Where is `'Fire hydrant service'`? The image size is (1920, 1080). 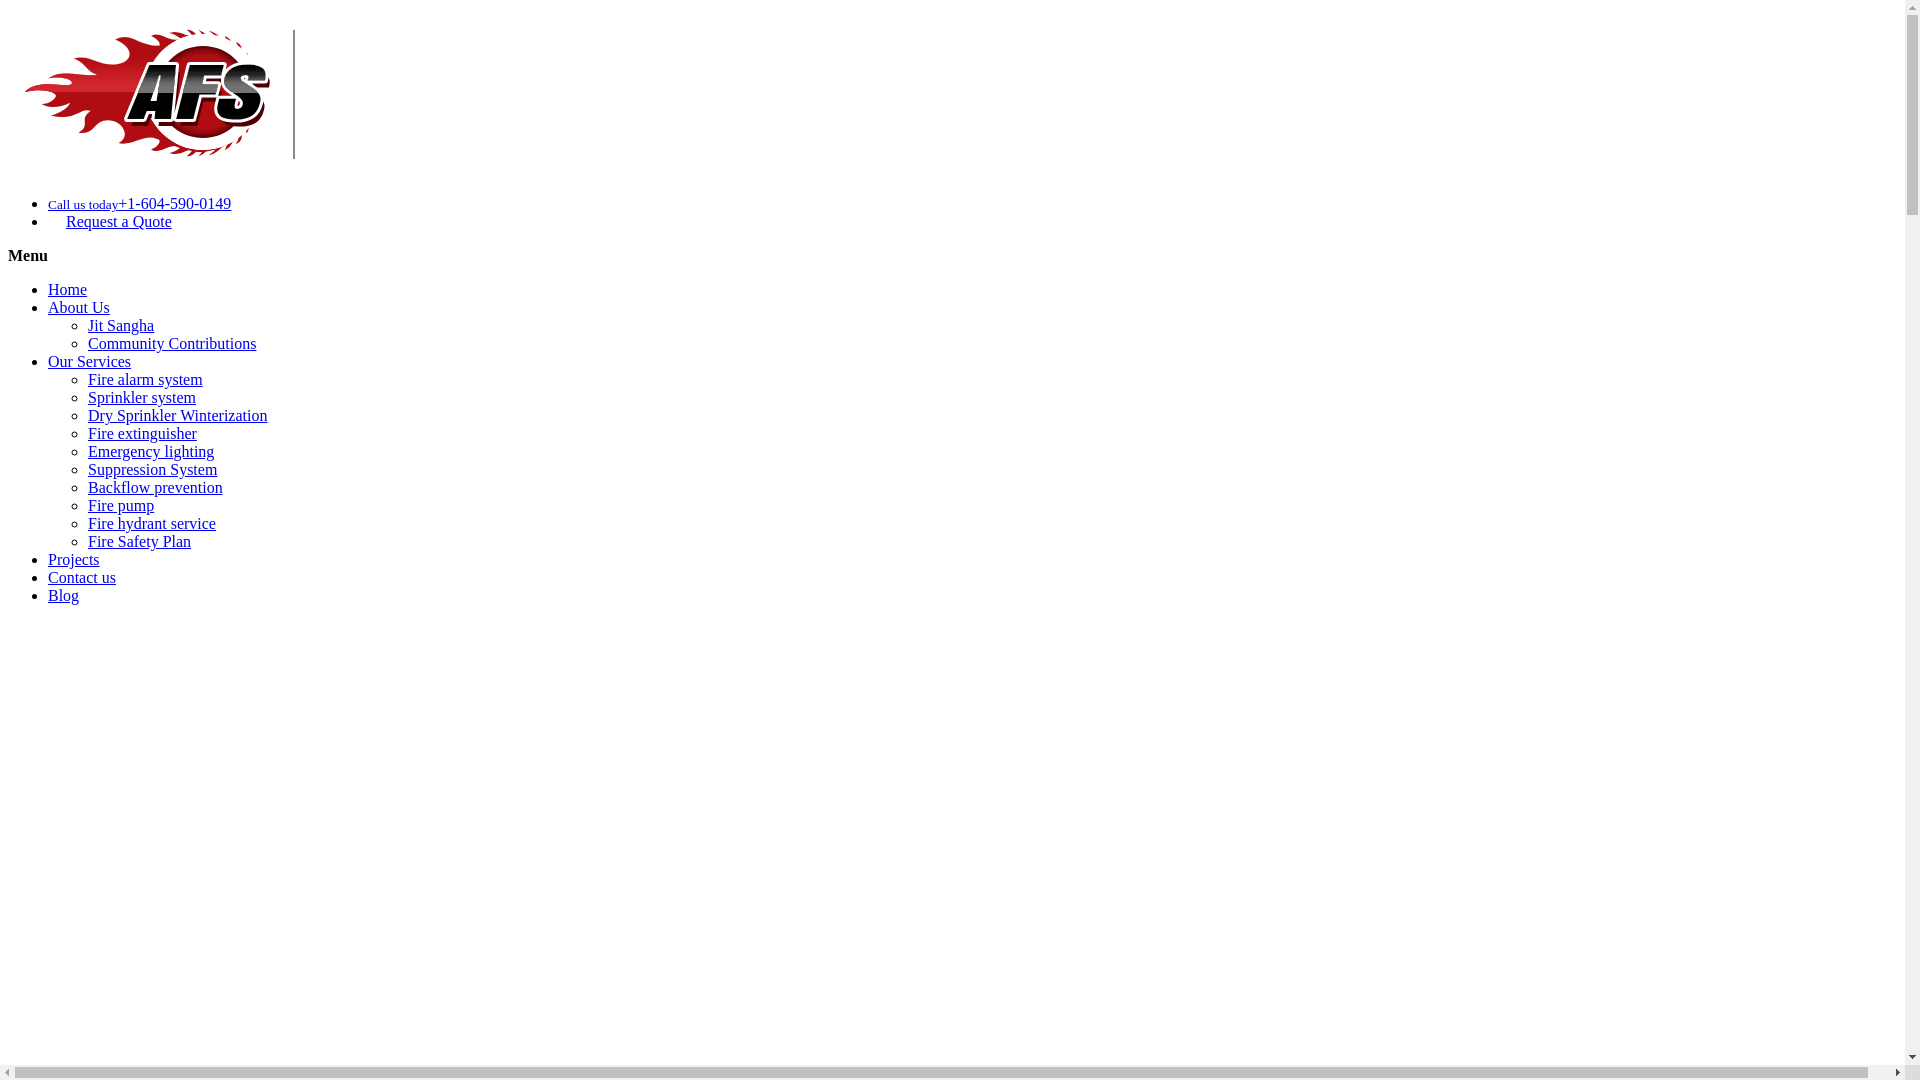 'Fire hydrant service' is located at coordinates (151, 522).